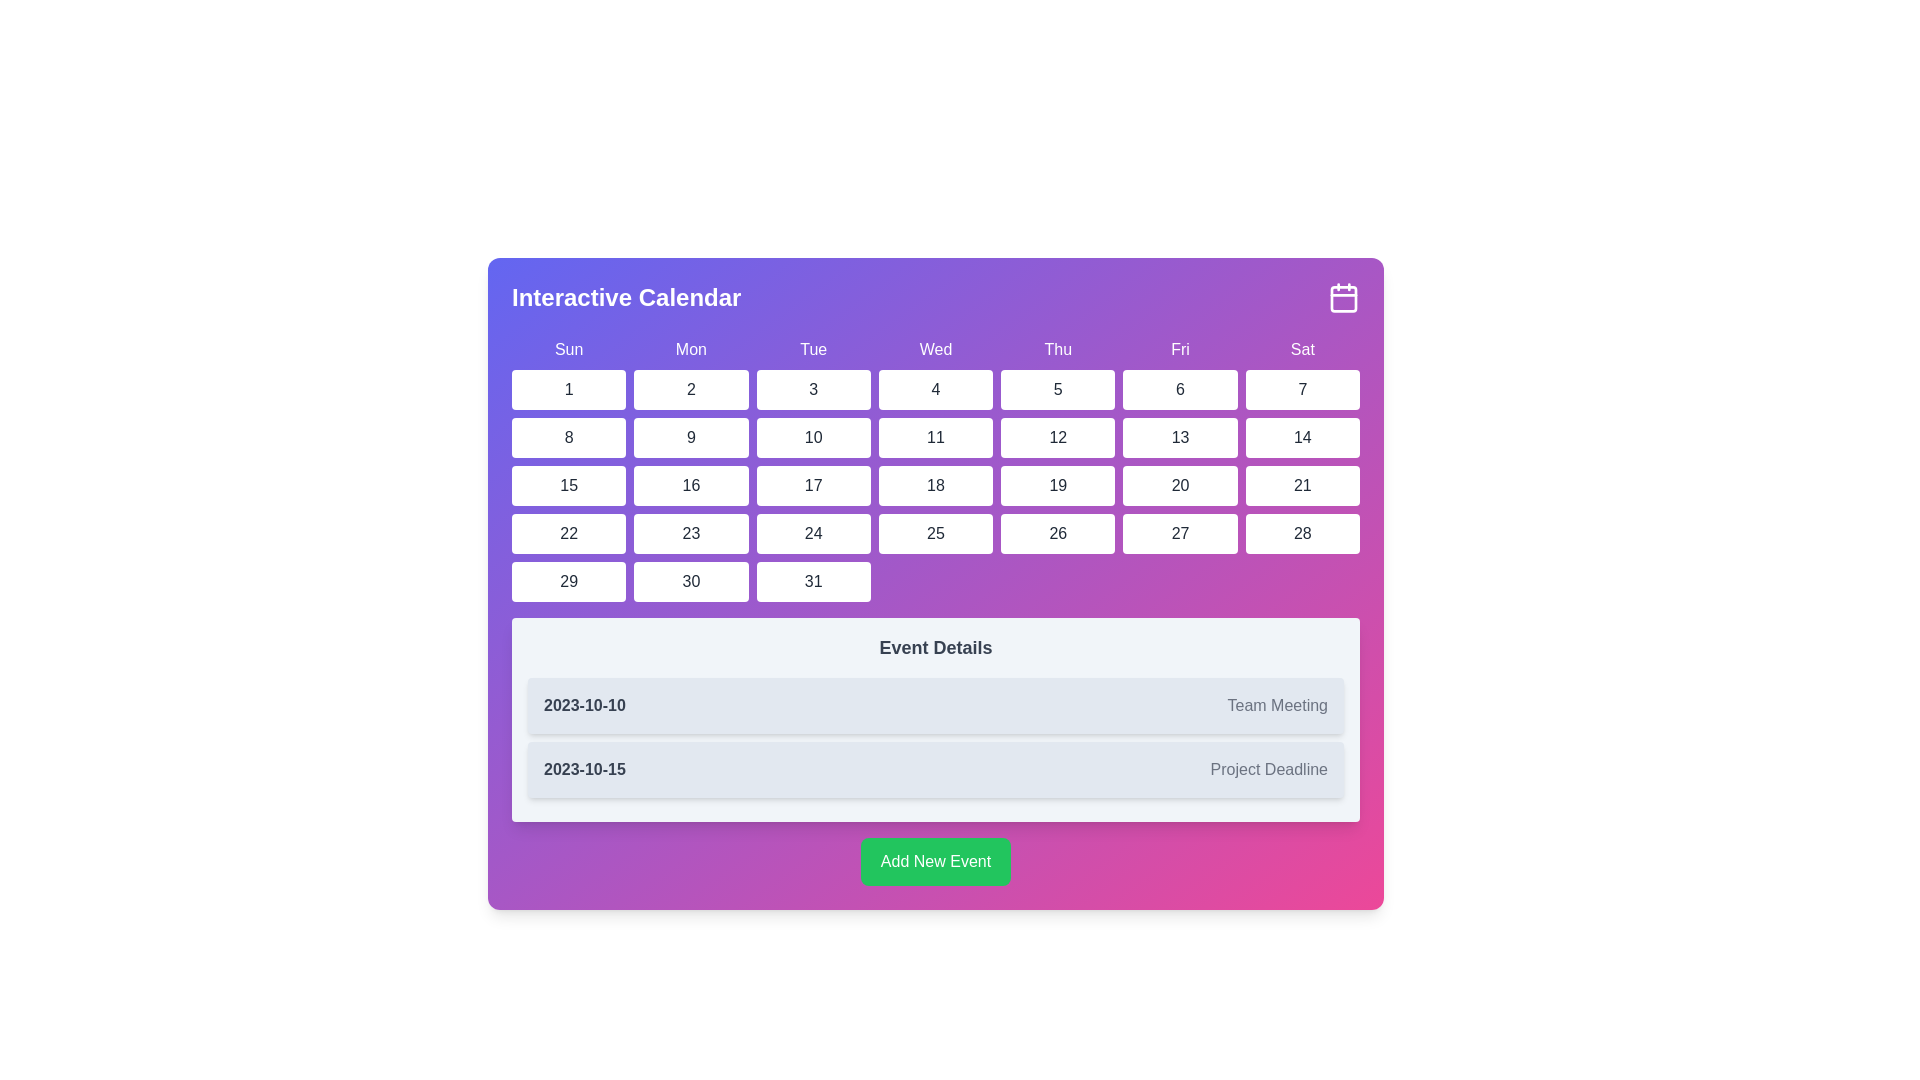 This screenshot has height=1080, width=1920. Describe the element at coordinates (935, 532) in the screenshot. I see `the day button in the calendar interface located in the 'Wed' column, fifth row from the top, to change its appearance` at that location.